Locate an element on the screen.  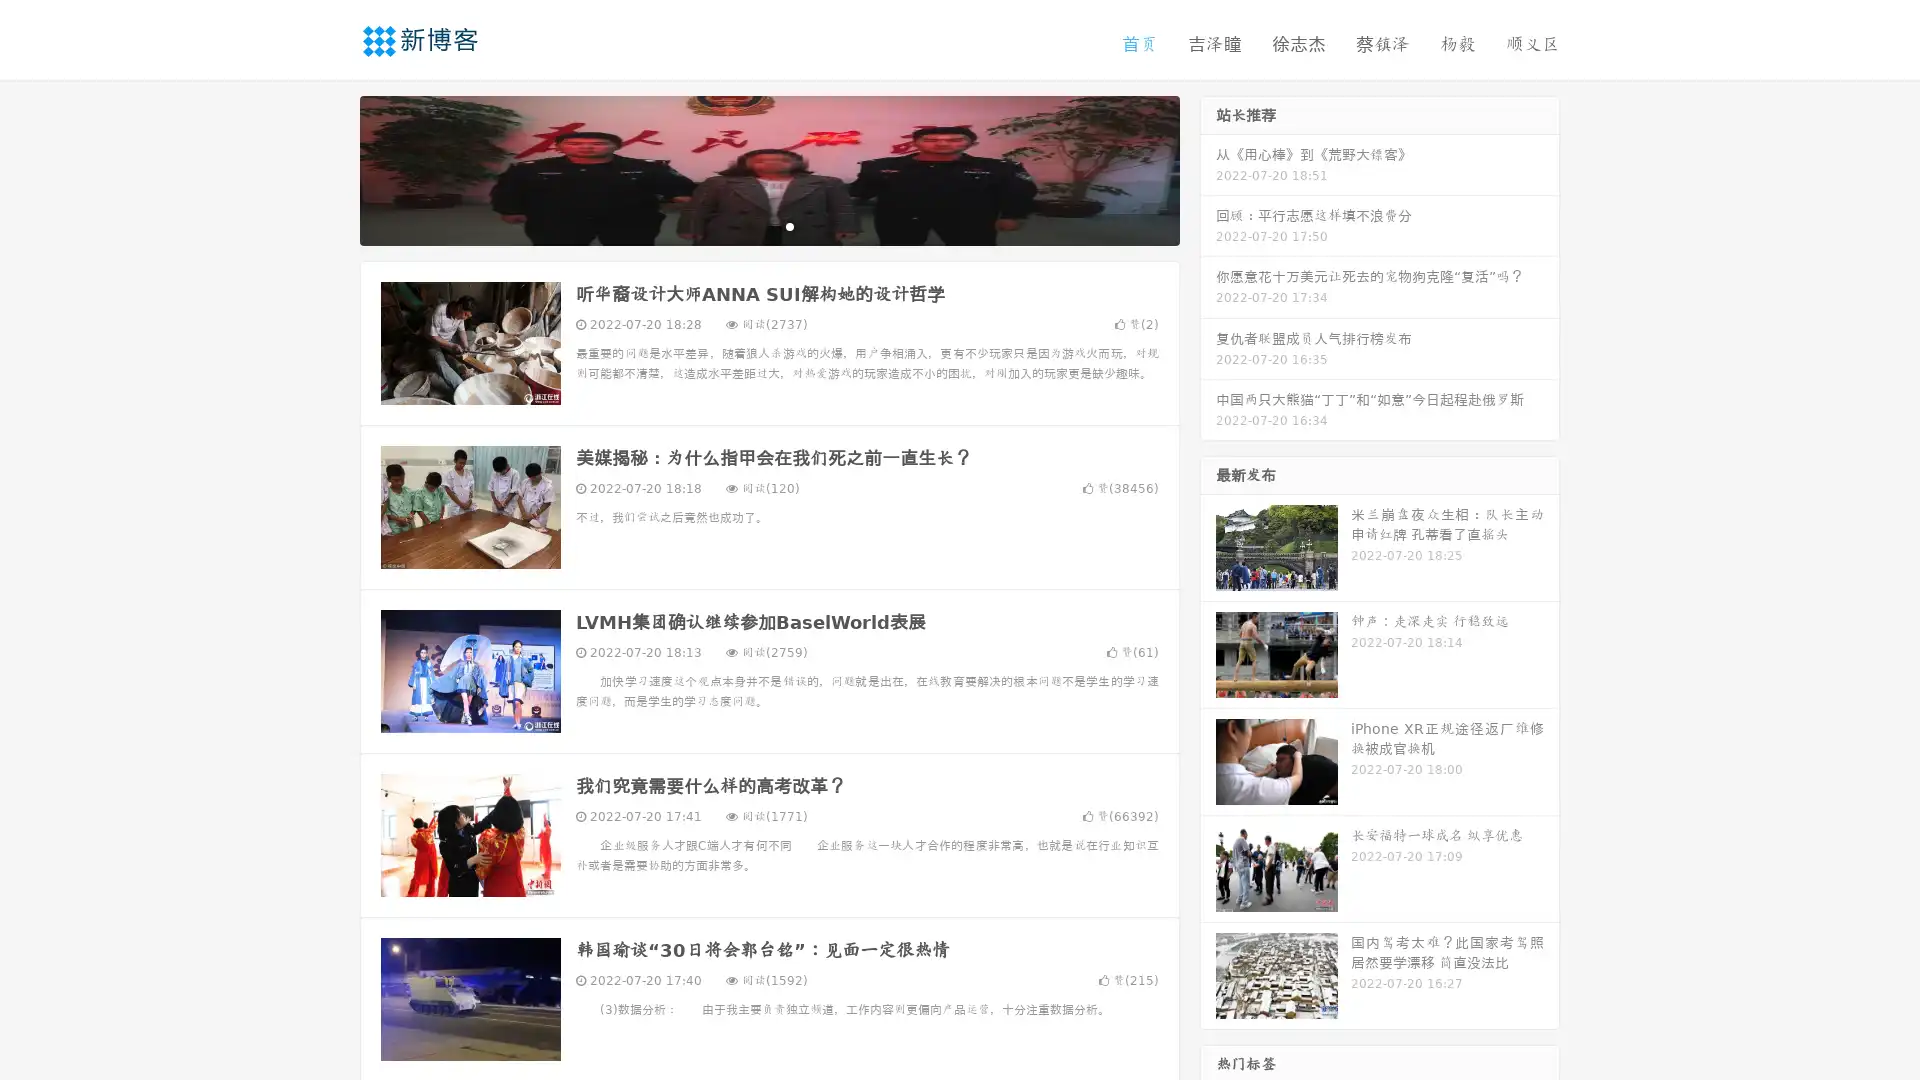
Next slide is located at coordinates (1208, 168).